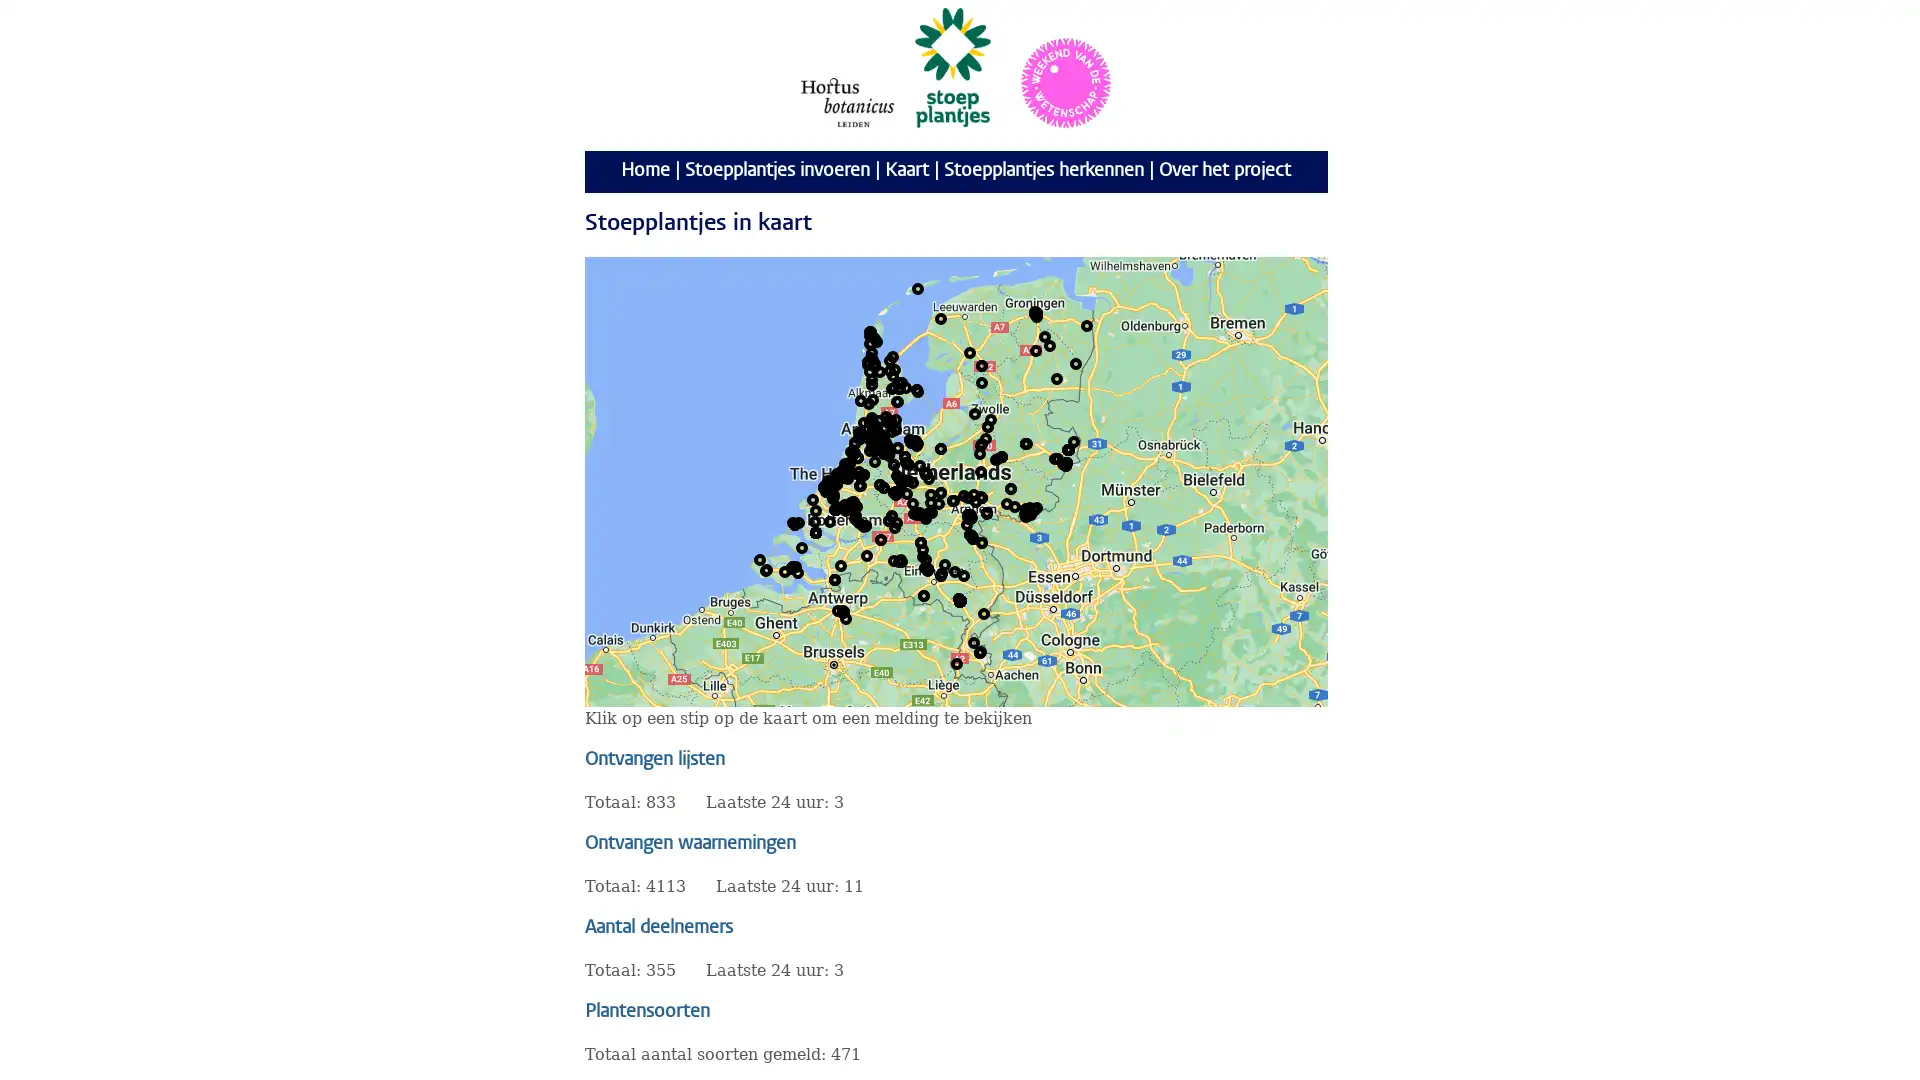  I want to click on Telling van Willem Harm op 07 december 2021, so click(855, 504).